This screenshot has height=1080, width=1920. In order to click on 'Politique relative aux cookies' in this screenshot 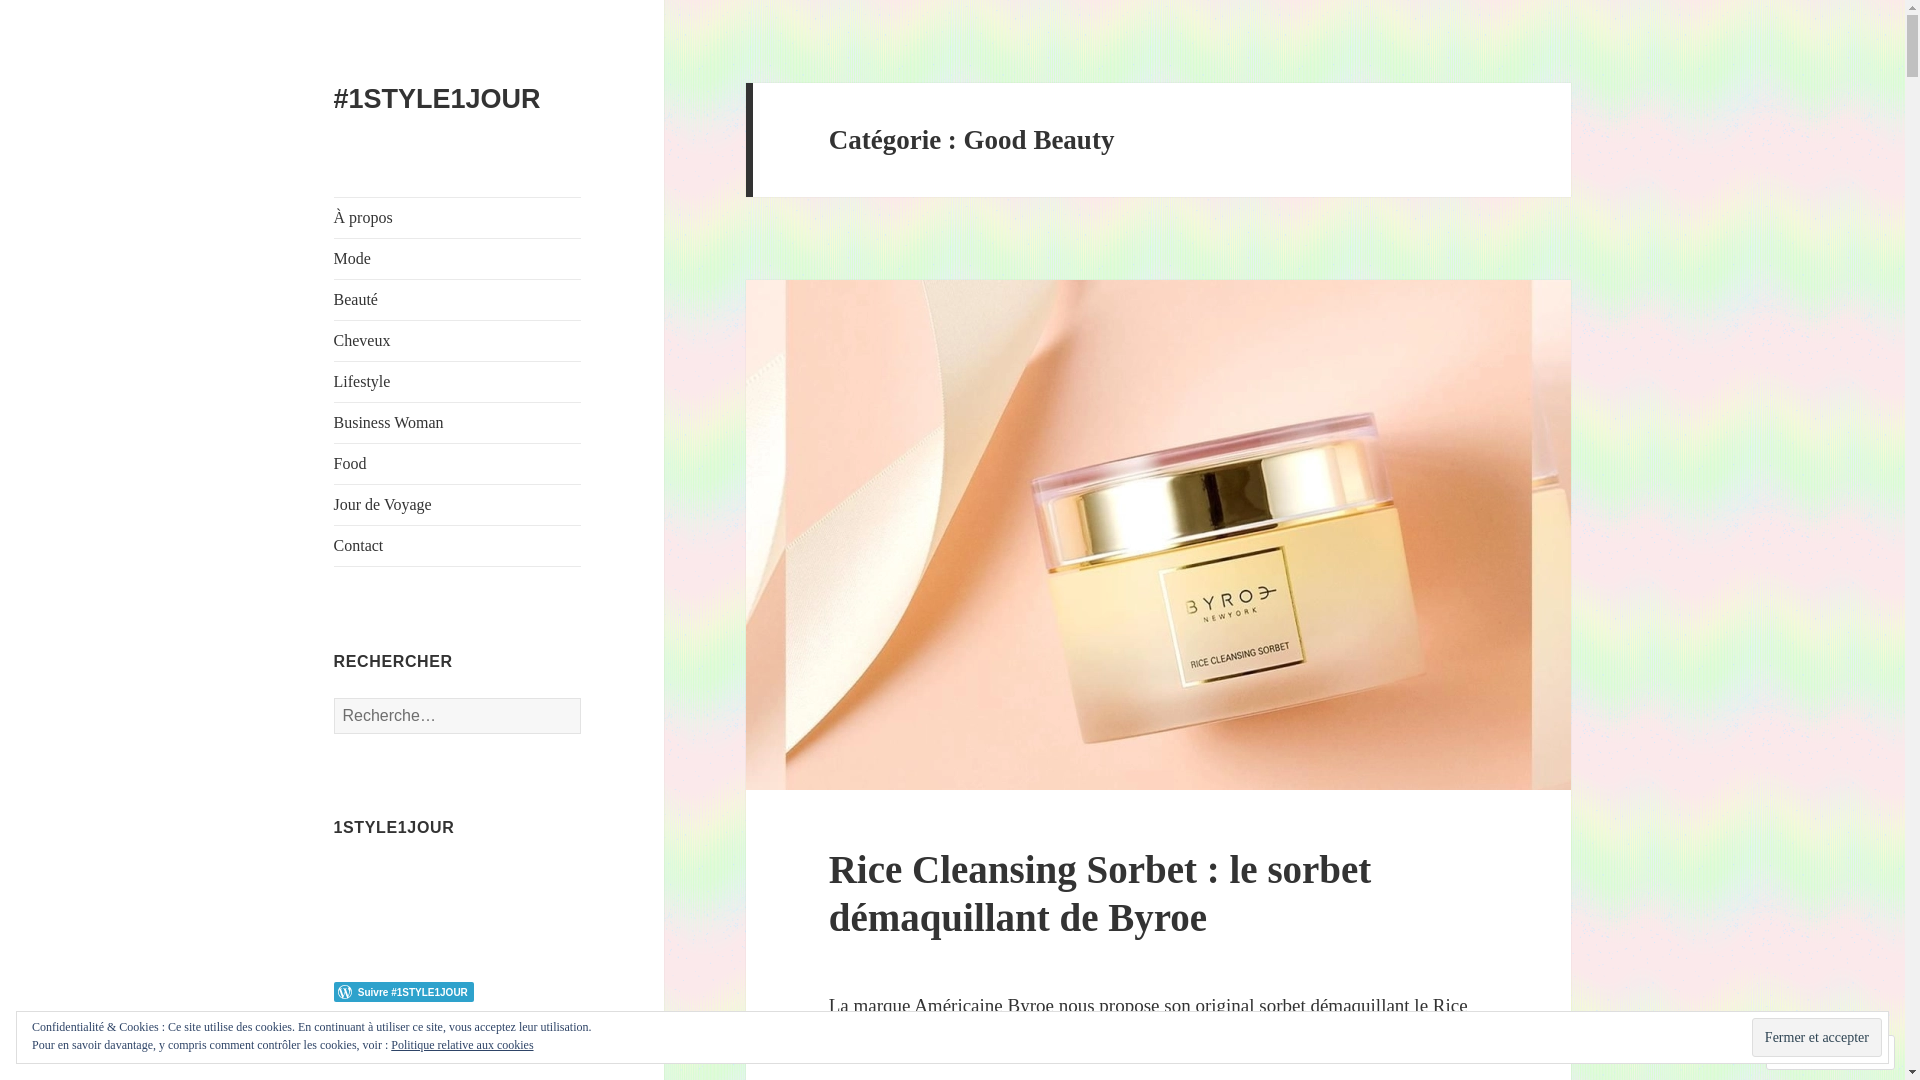, I will do `click(460, 1044)`.